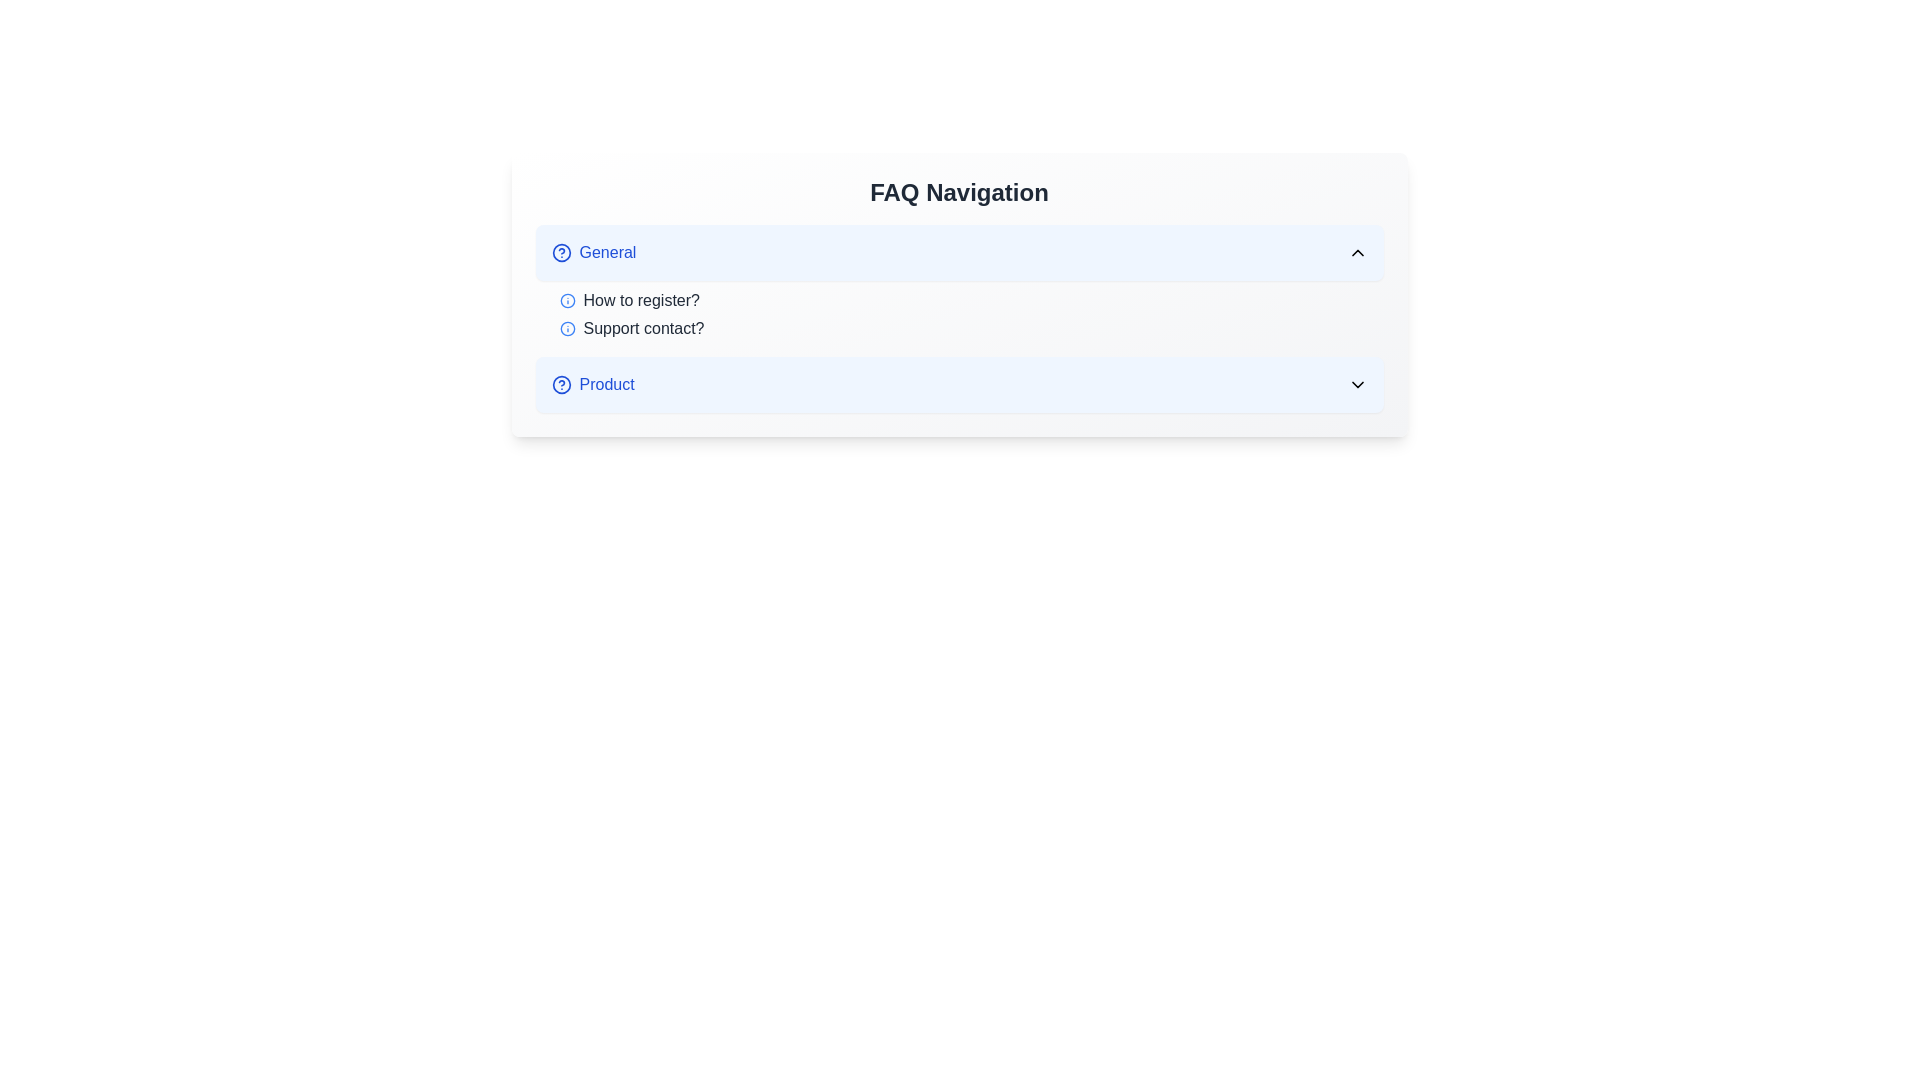 This screenshot has height=1080, width=1920. Describe the element at coordinates (566, 327) in the screenshot. I see `the circular icon positioned near the 'General' label in the FAQ navigation panel to provide additional information related to the 'General' section` at that location.